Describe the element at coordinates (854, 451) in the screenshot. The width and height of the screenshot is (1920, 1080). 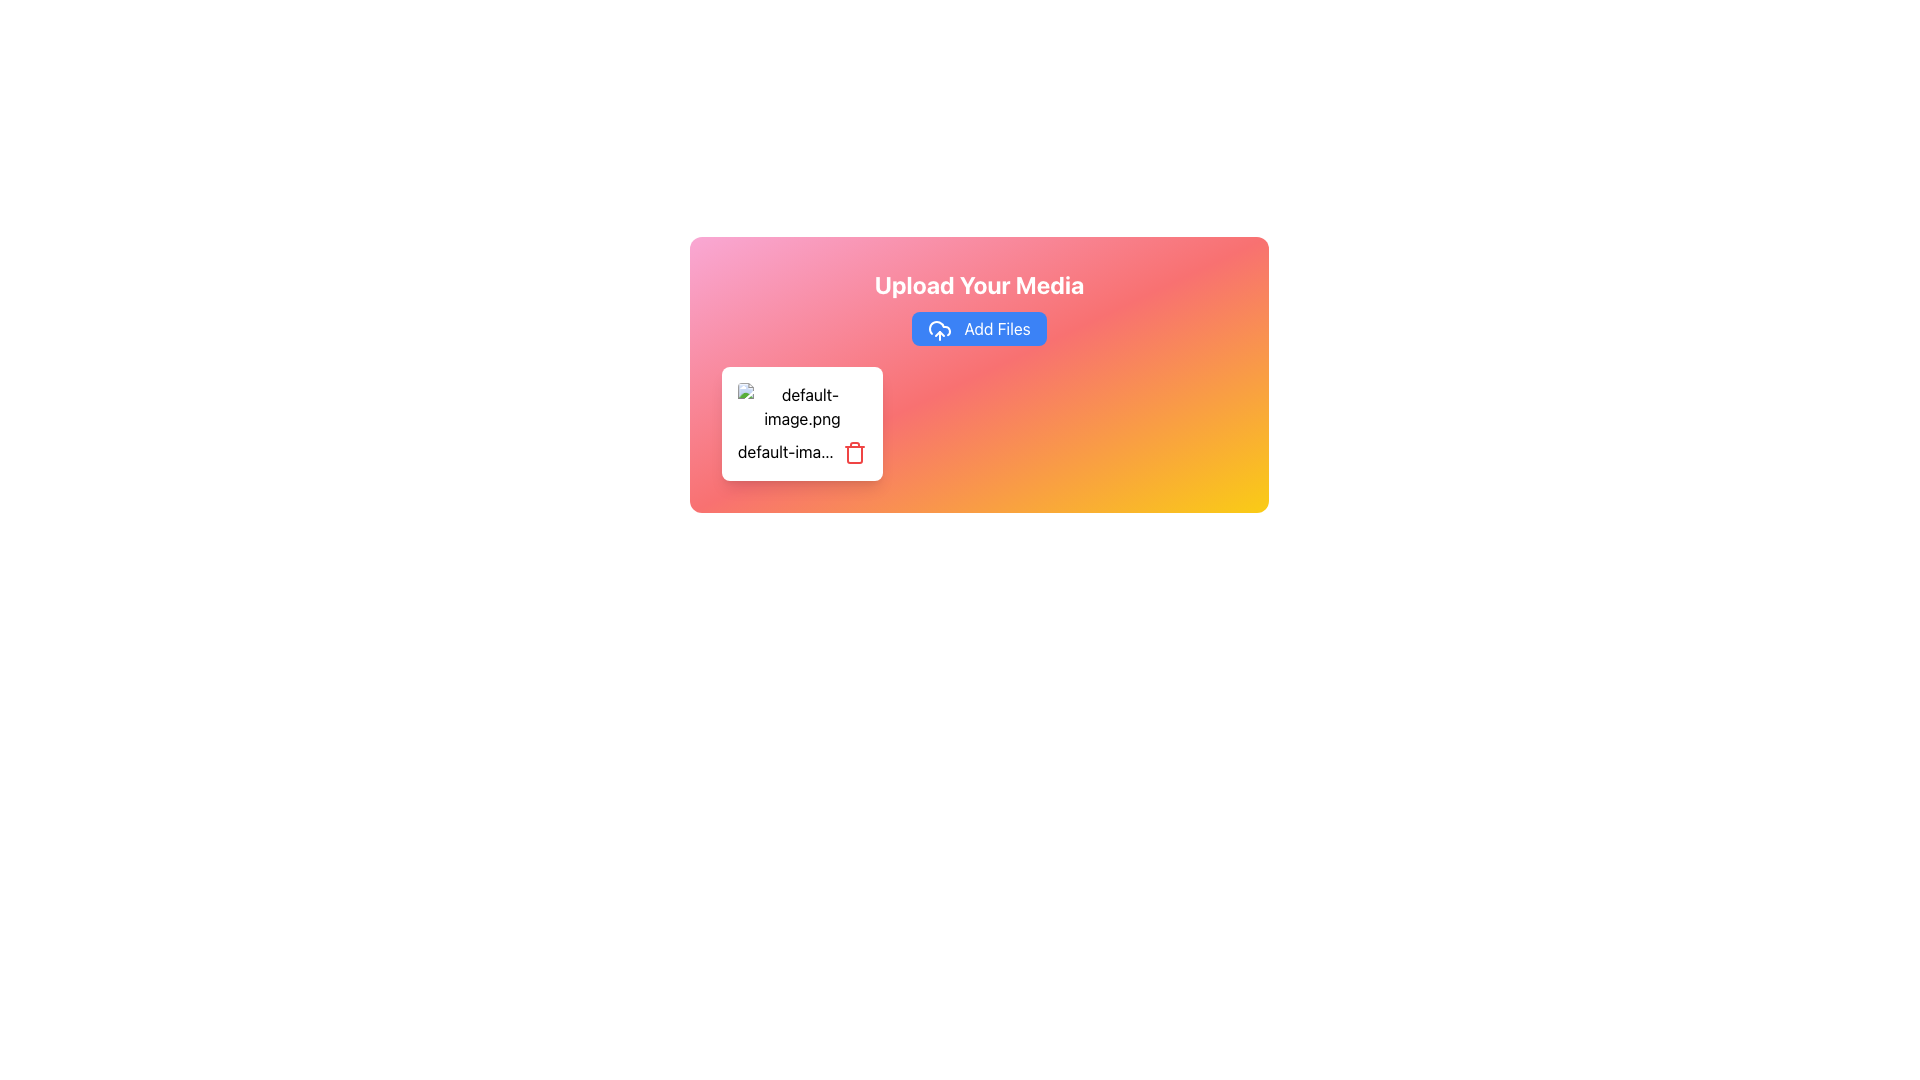
I see `the trash can icon on the right side of the file row` at that location.